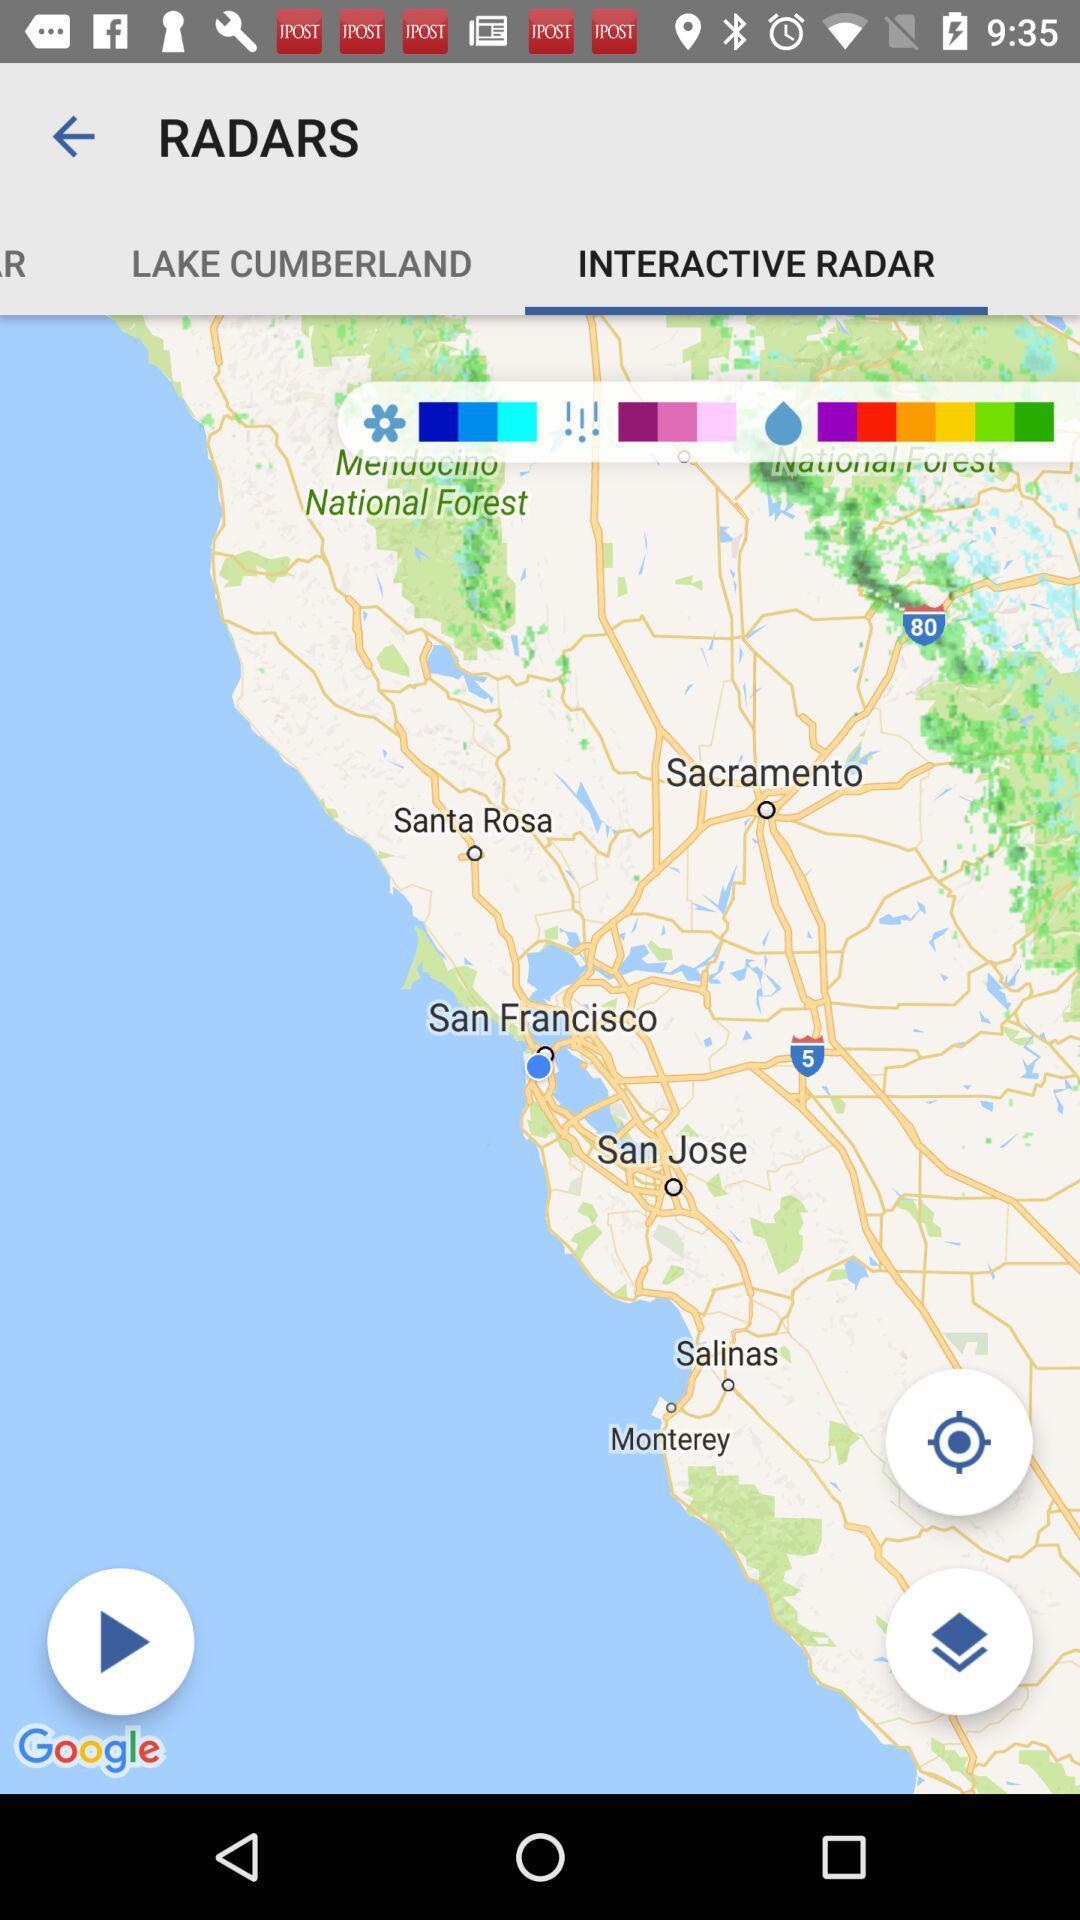 The image size is (1080, 1920). I want to click on item next to radars icon, so click(72, 135).